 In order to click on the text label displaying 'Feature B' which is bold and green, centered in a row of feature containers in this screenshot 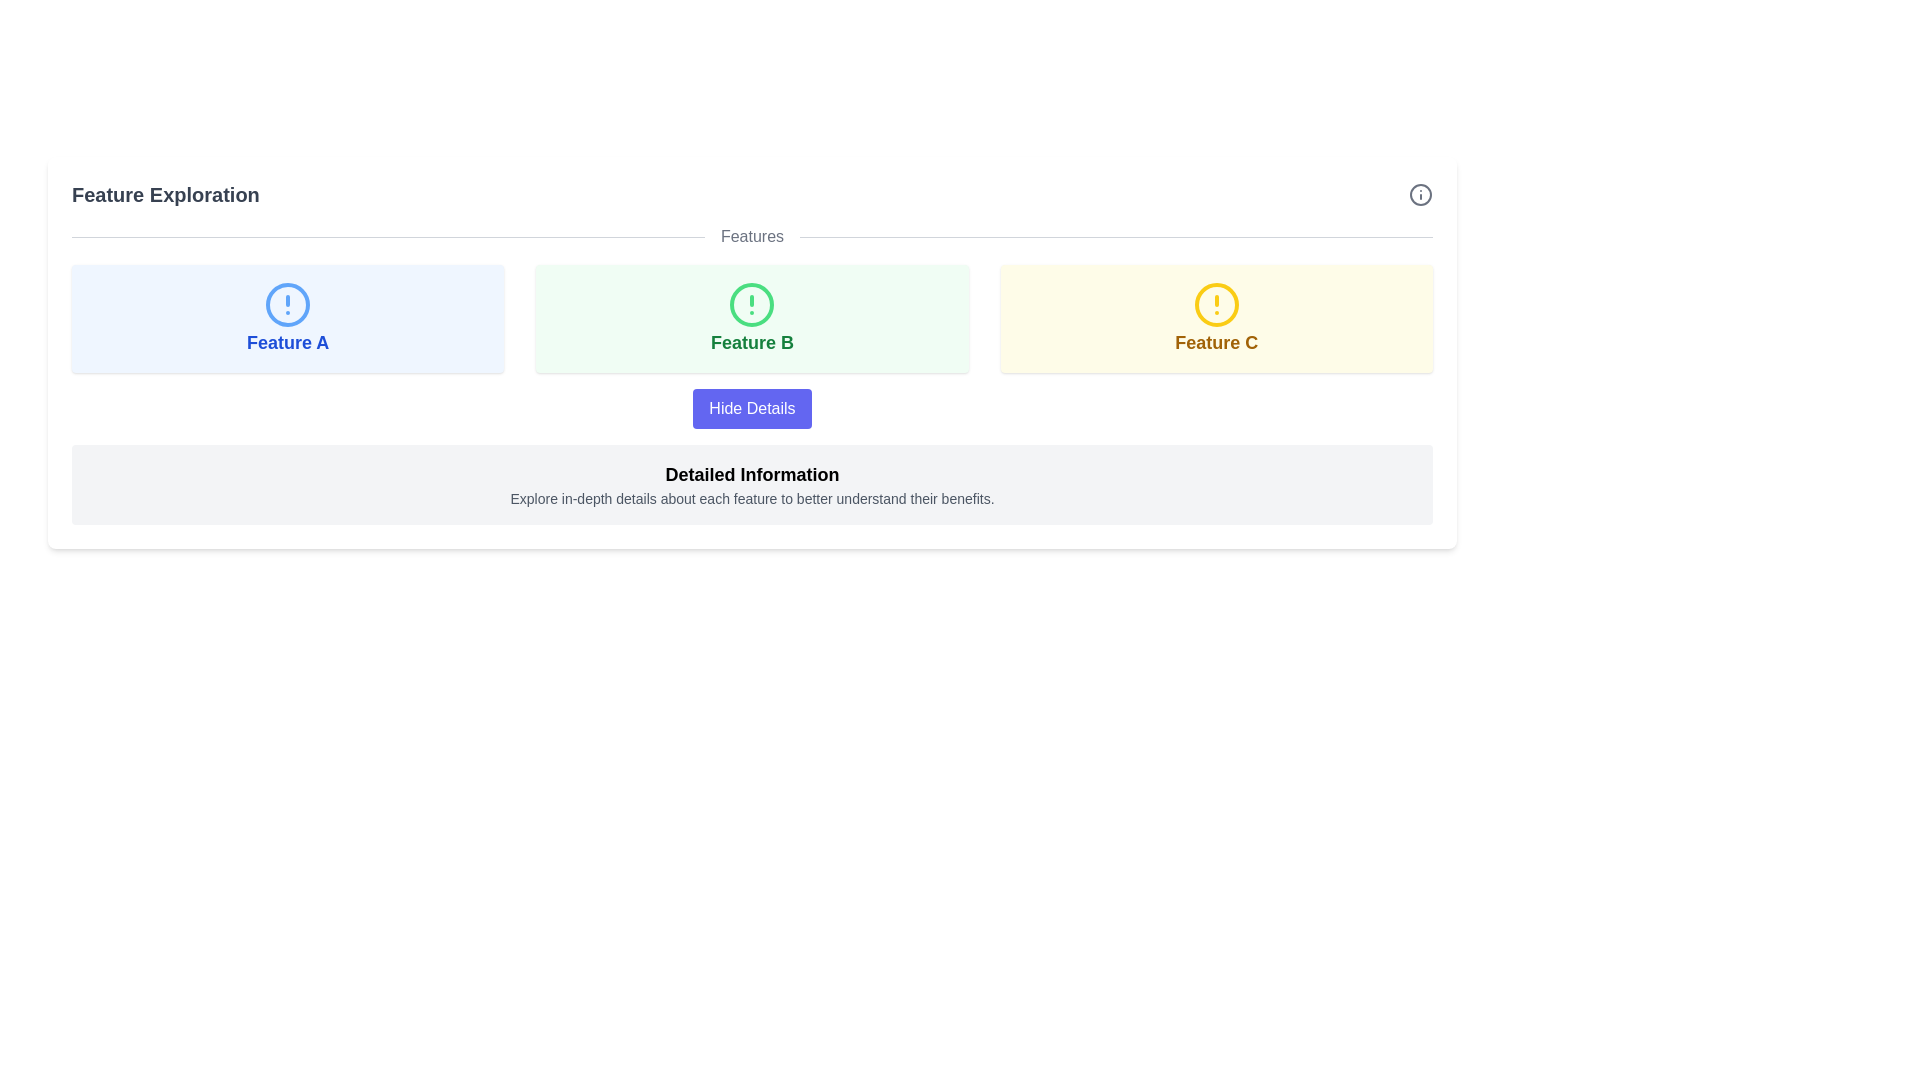, I will do `click(751, 342)`.